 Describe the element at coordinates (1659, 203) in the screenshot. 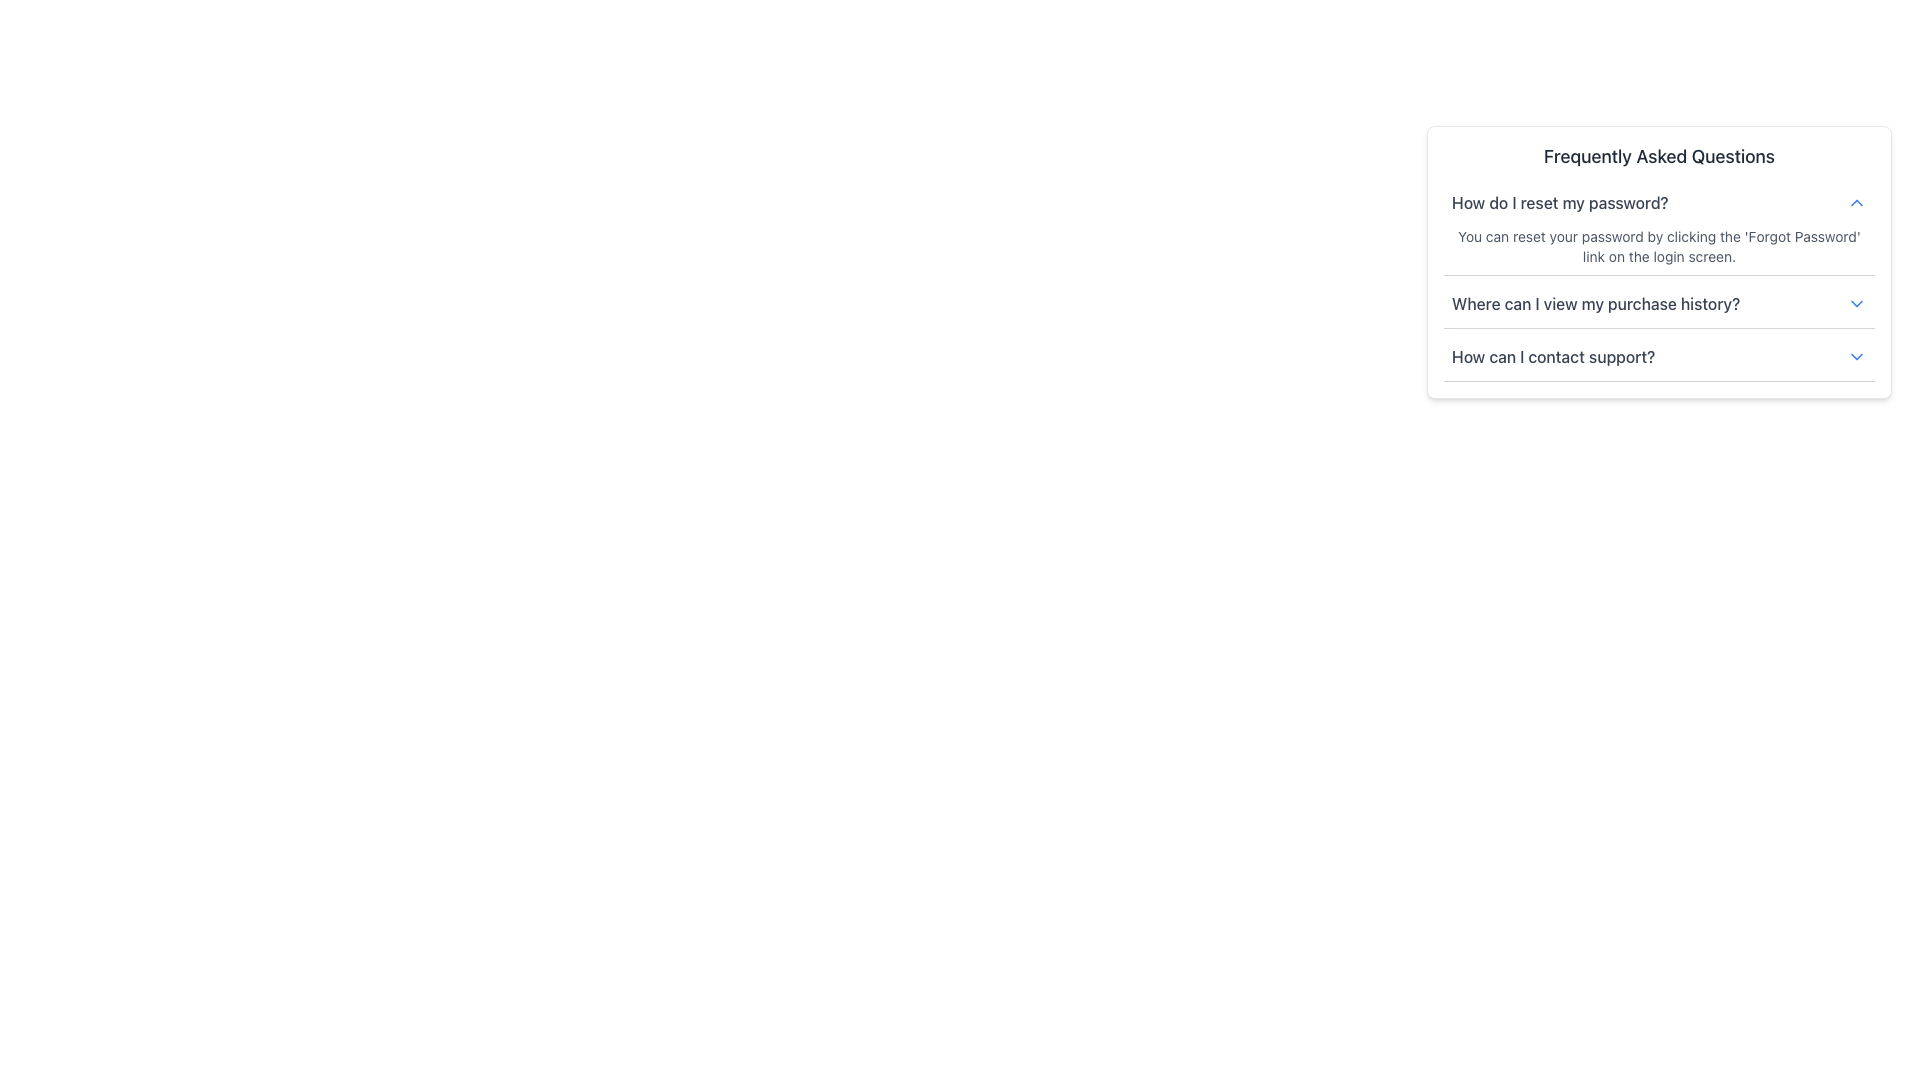

I see `the chevron icon of the first expandable list item in the FAQ section` at that location.